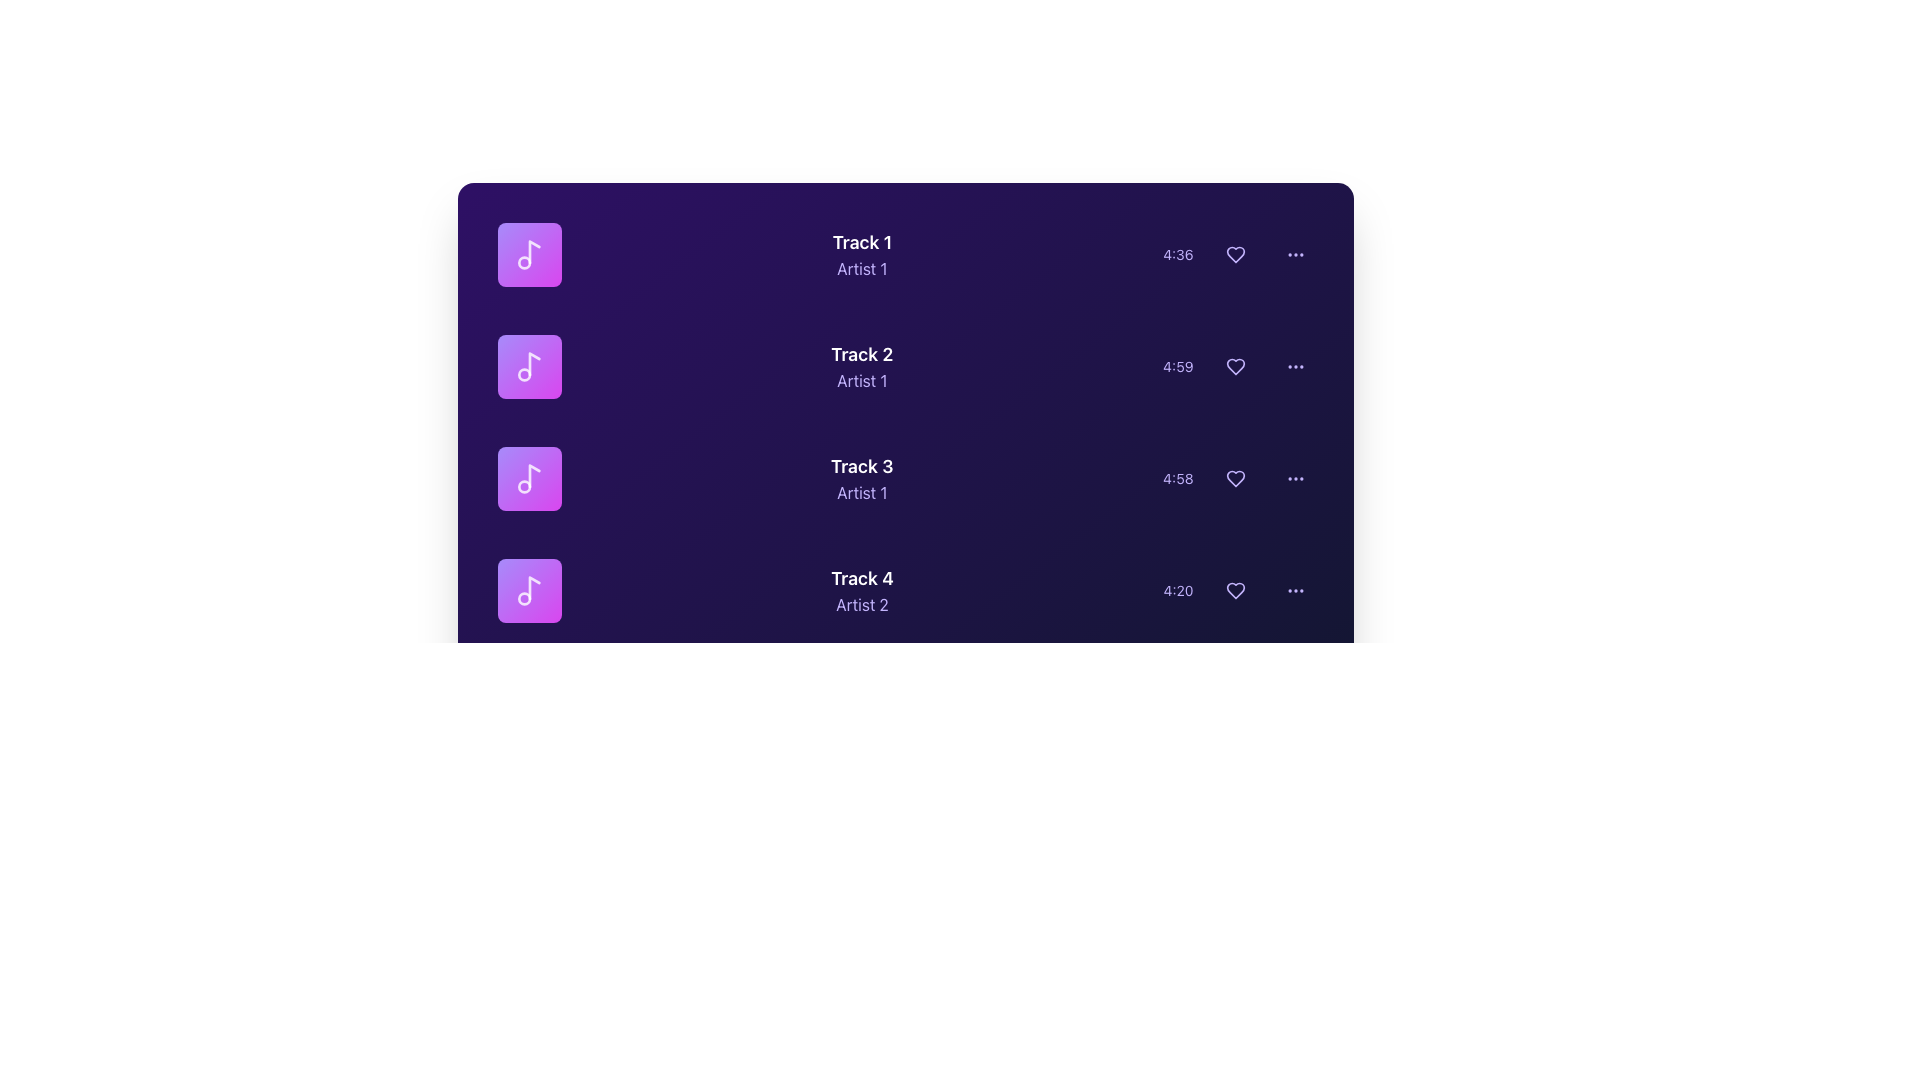 Image resolution: width=1920 pixels, height=1080 pixels. What do you see at coordinates (529, 366) in the screenshot?
I see `the music track icon representing 'Track 2' by 'Artist 1', which is the second icon in a vertical list of similar styled icons` at bounding box center [529, 366].